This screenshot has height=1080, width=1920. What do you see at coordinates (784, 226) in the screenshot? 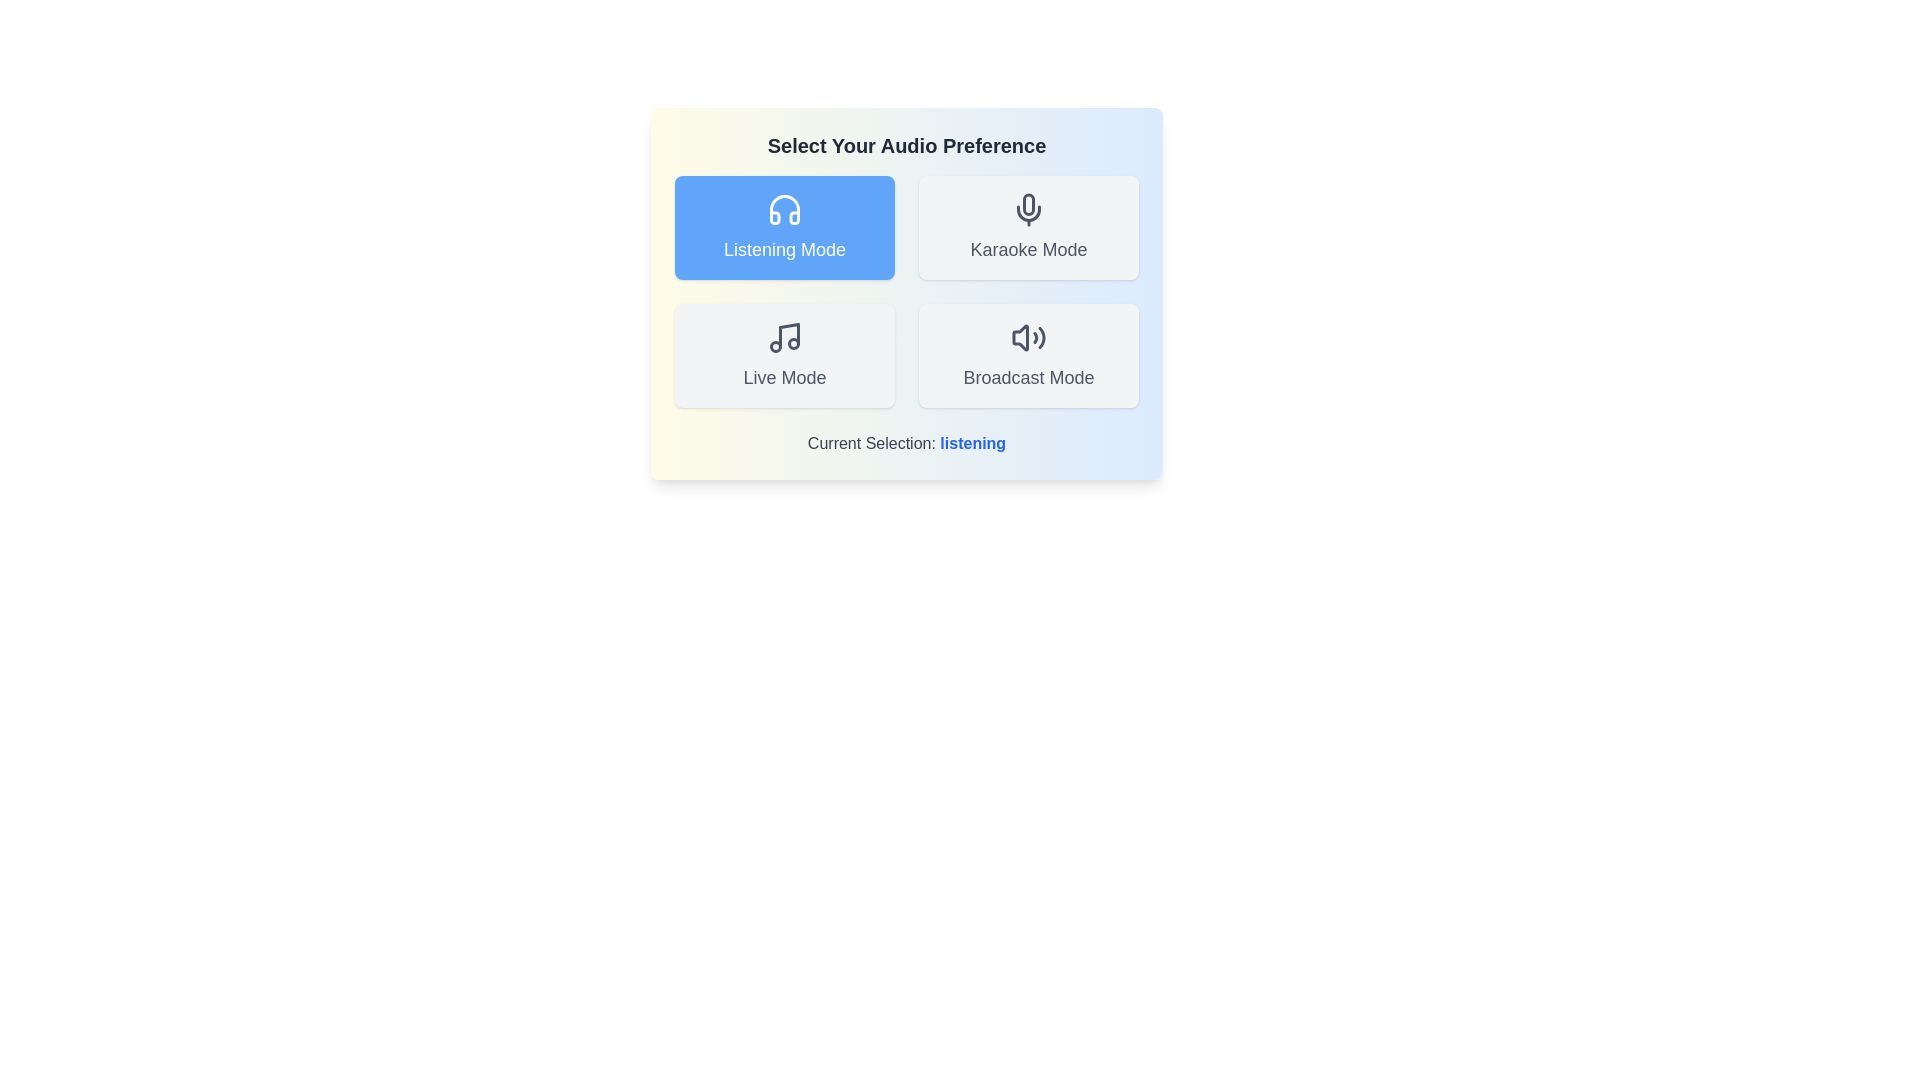
I see `the mode button for Listening Mode` at bounding box center [784, 226].